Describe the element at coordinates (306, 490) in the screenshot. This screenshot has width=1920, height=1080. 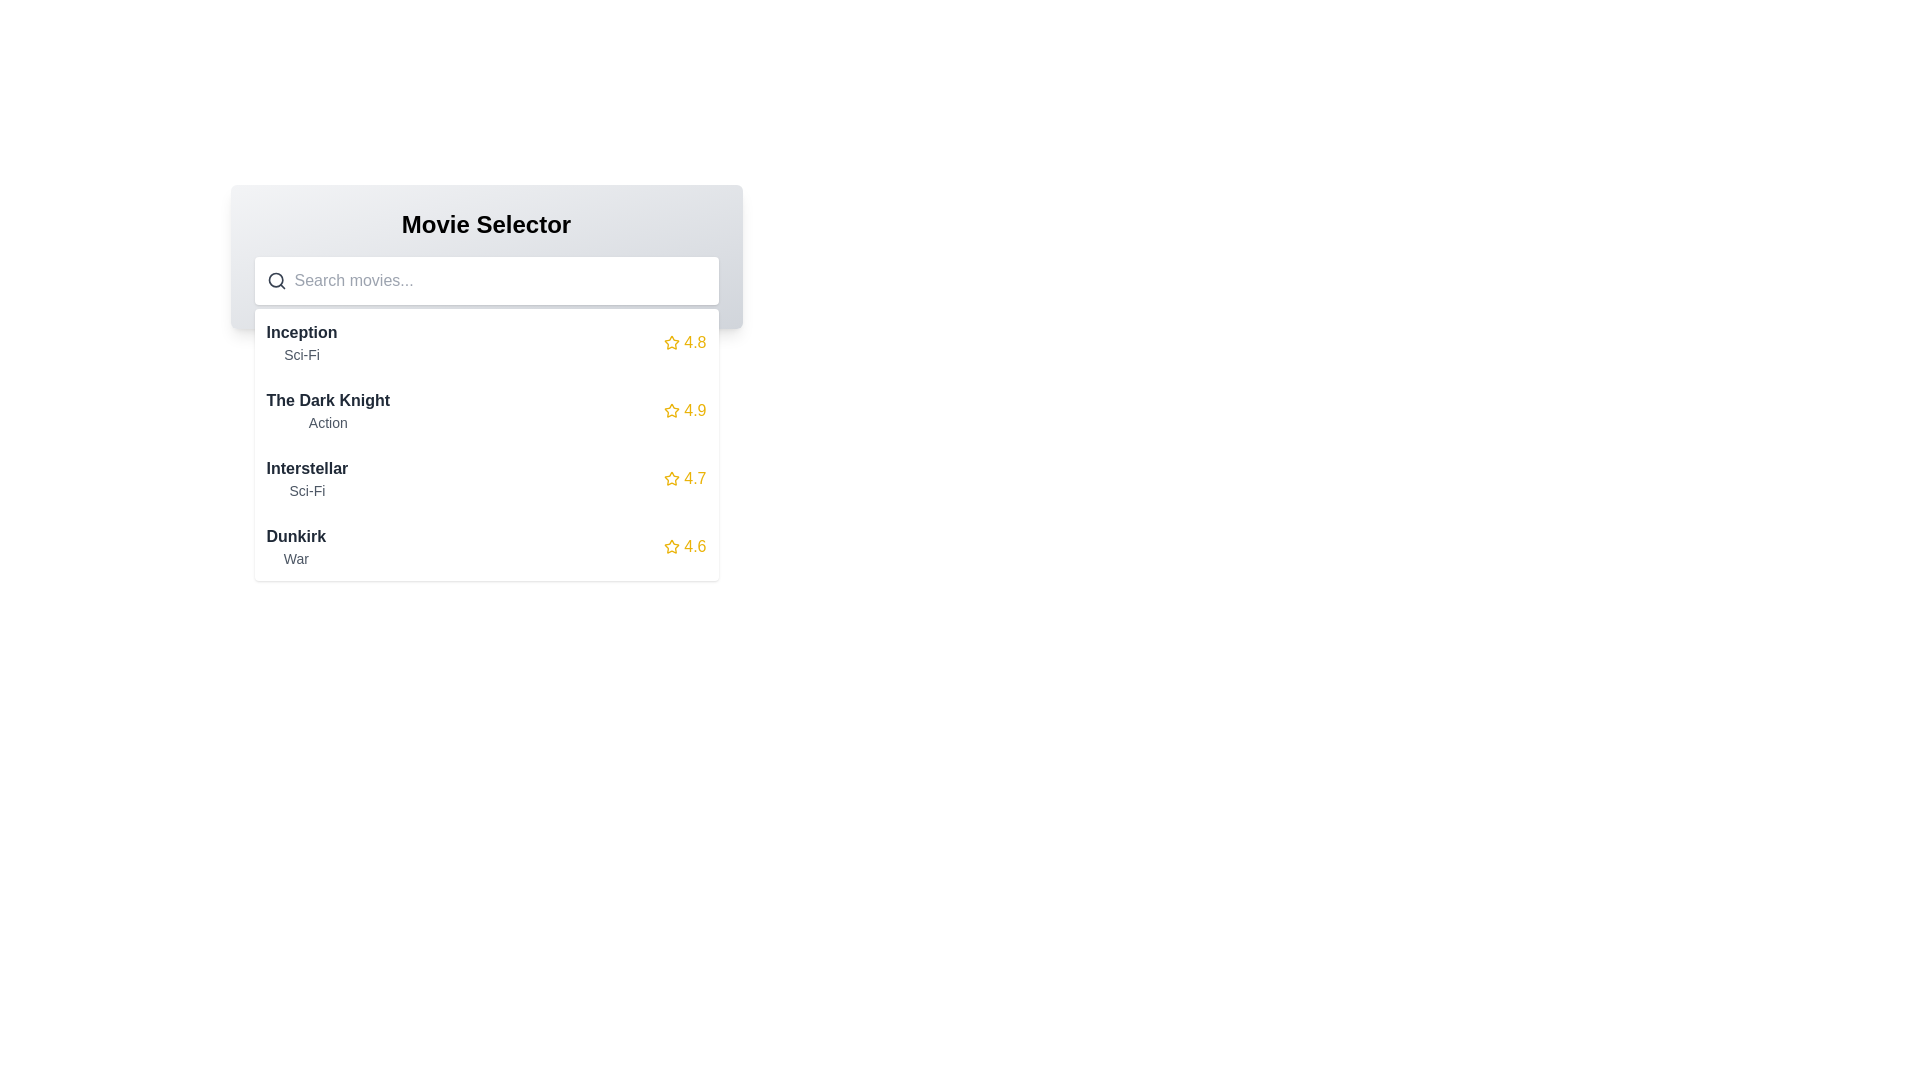
I see `text content of the genre label 'Sci-Fi', which is displayed in gray font below the title 'Interstellar' in the movie list interface` at that location.